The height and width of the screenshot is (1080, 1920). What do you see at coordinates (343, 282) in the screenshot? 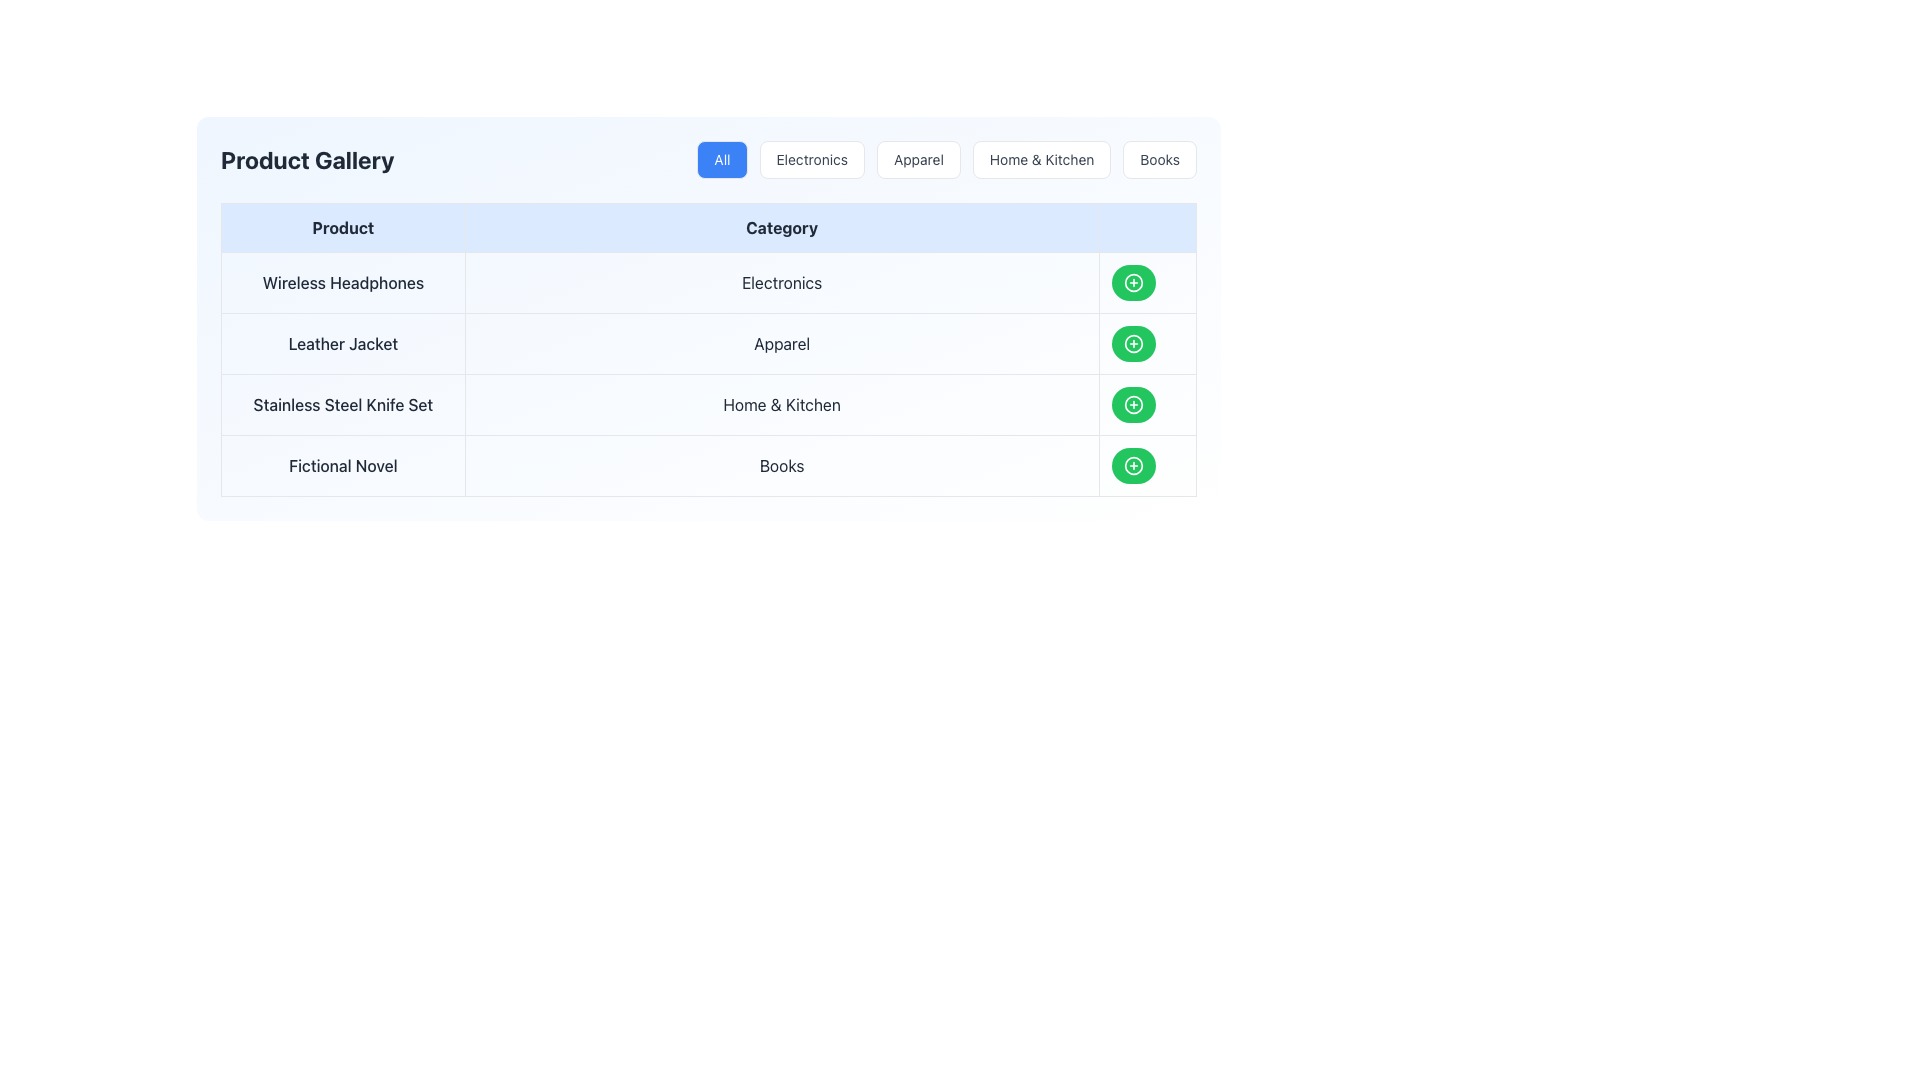
I see `the text label displaying 'Wireless Headphones' located in the 'Product' column of the table` at bounding box center [343, 282].